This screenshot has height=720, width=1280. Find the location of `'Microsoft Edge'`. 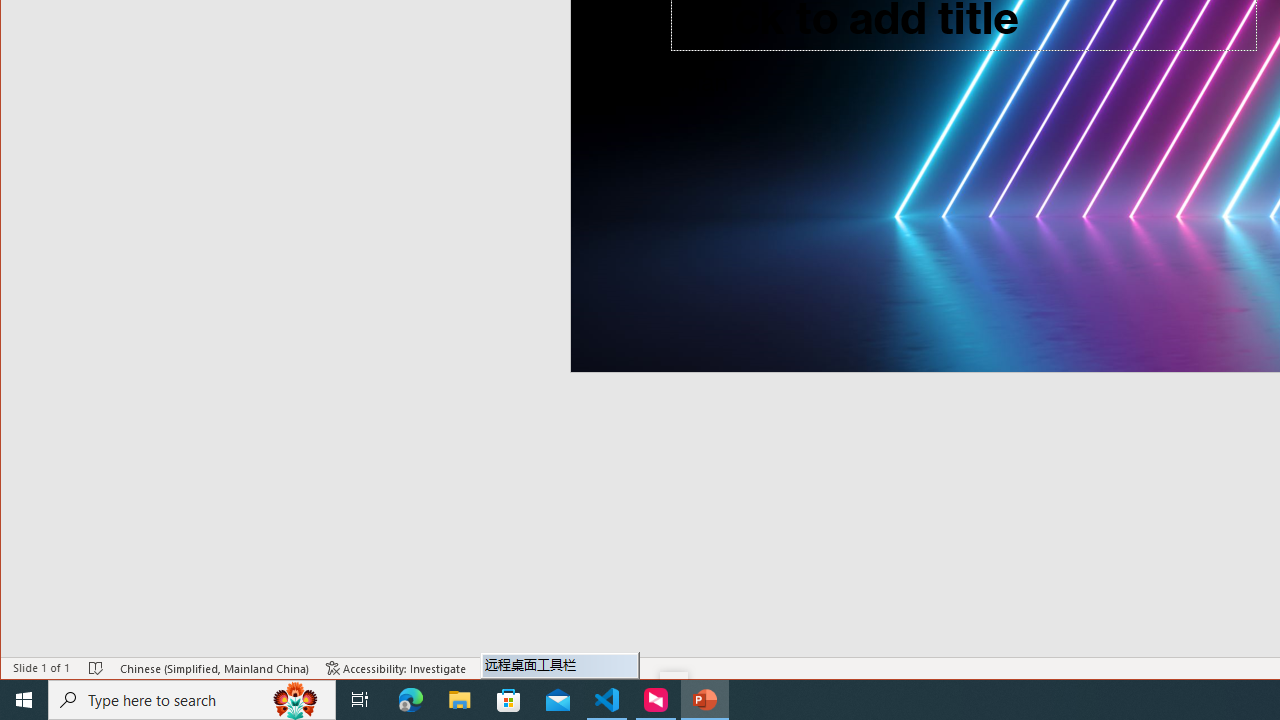

'Microsoft Edge' is located at coordinates (410, 698).